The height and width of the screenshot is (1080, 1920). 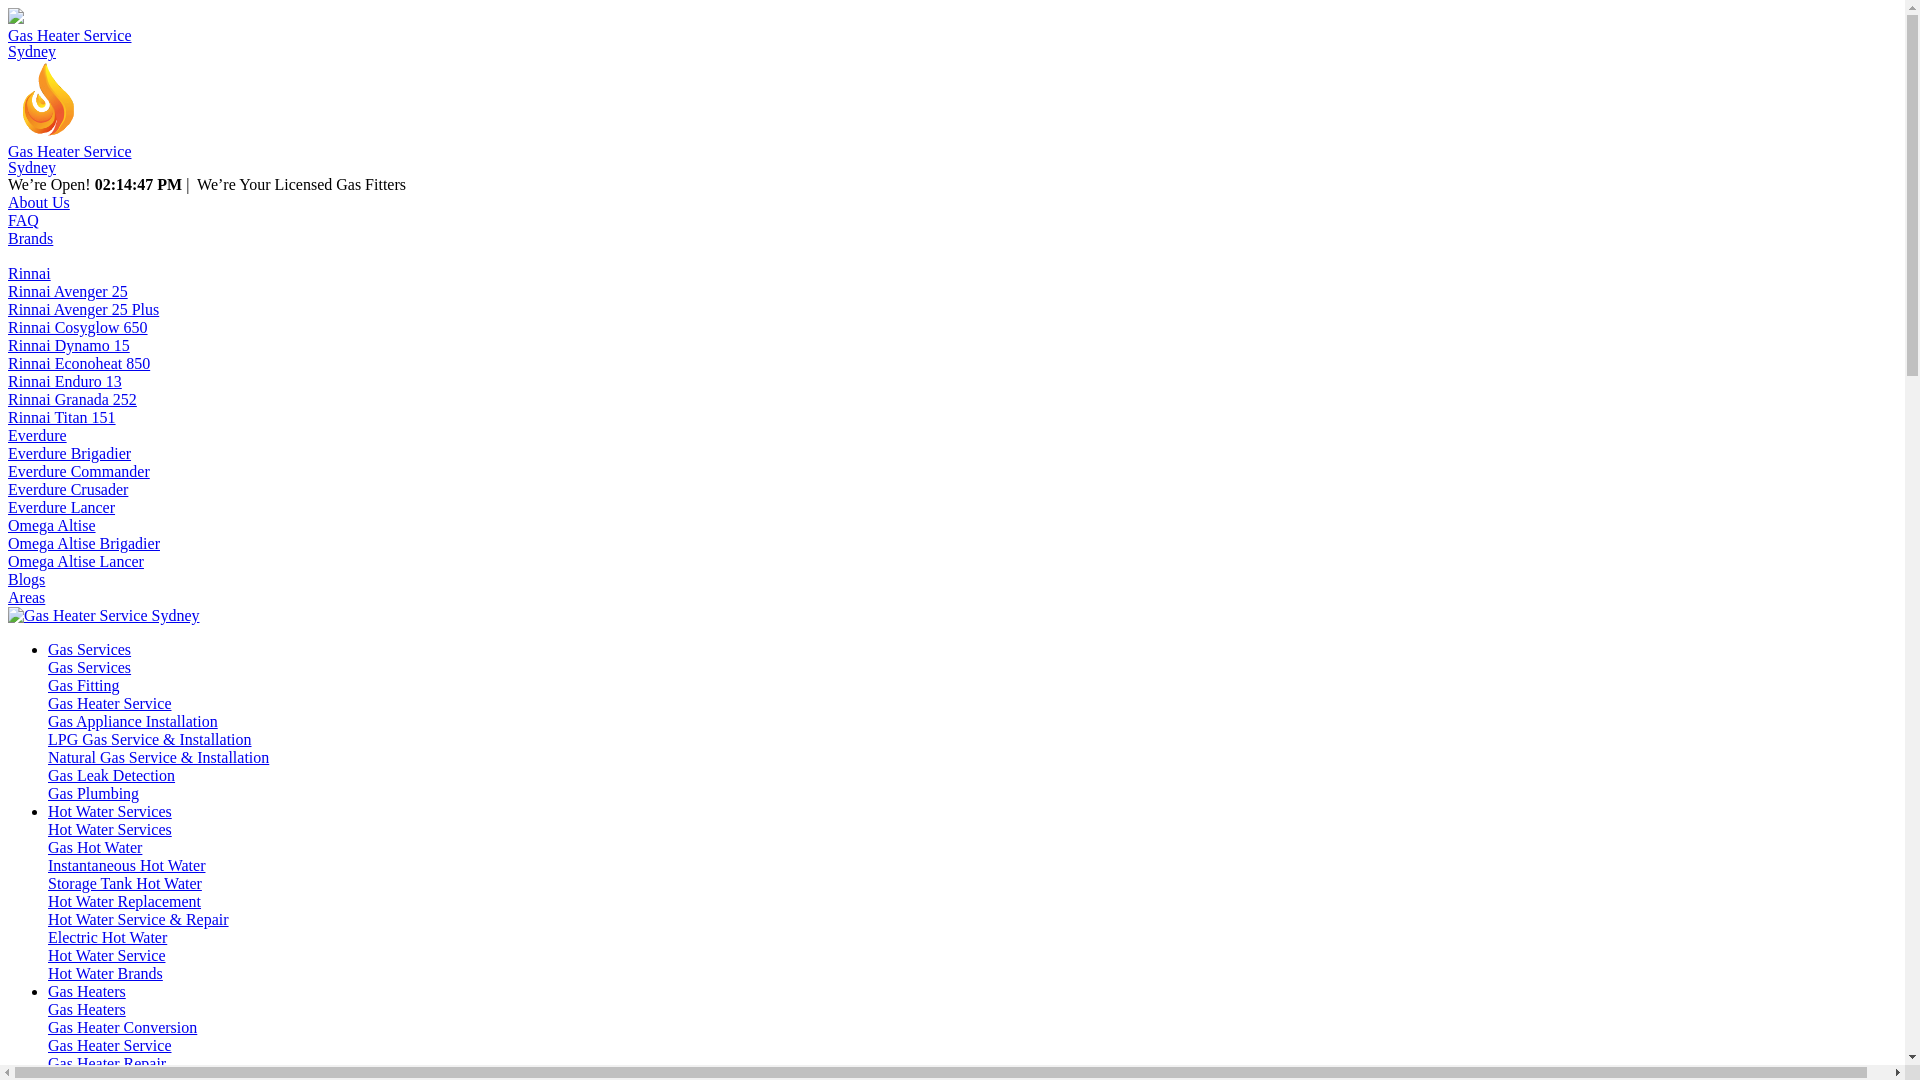 What do you see at coordinates (52, 524) in the screenshot?
I see `'Omega Altise'` at bounding box center [52, 524].